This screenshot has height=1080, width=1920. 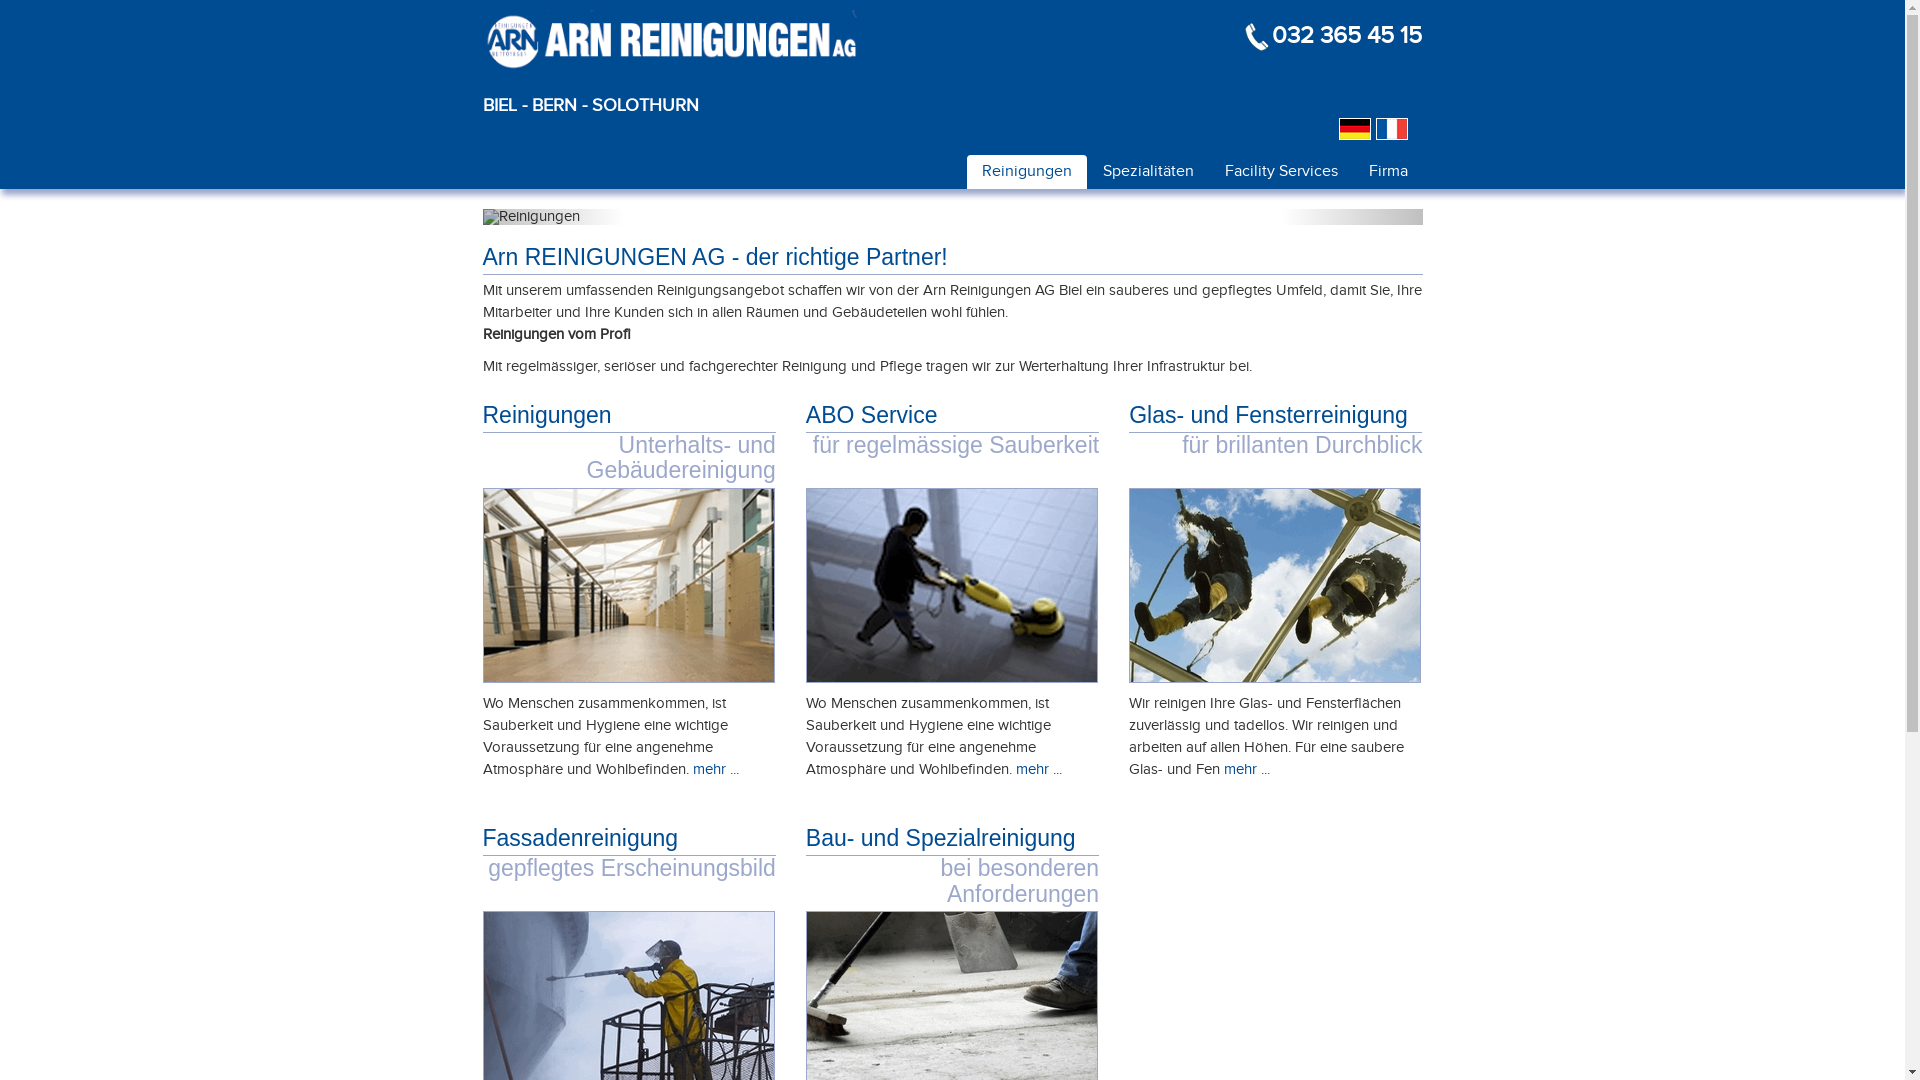 What do you see at coordinates (1387, 169) in the screenshot?
I see `'Firma'` at bounding box center [1387, 169].